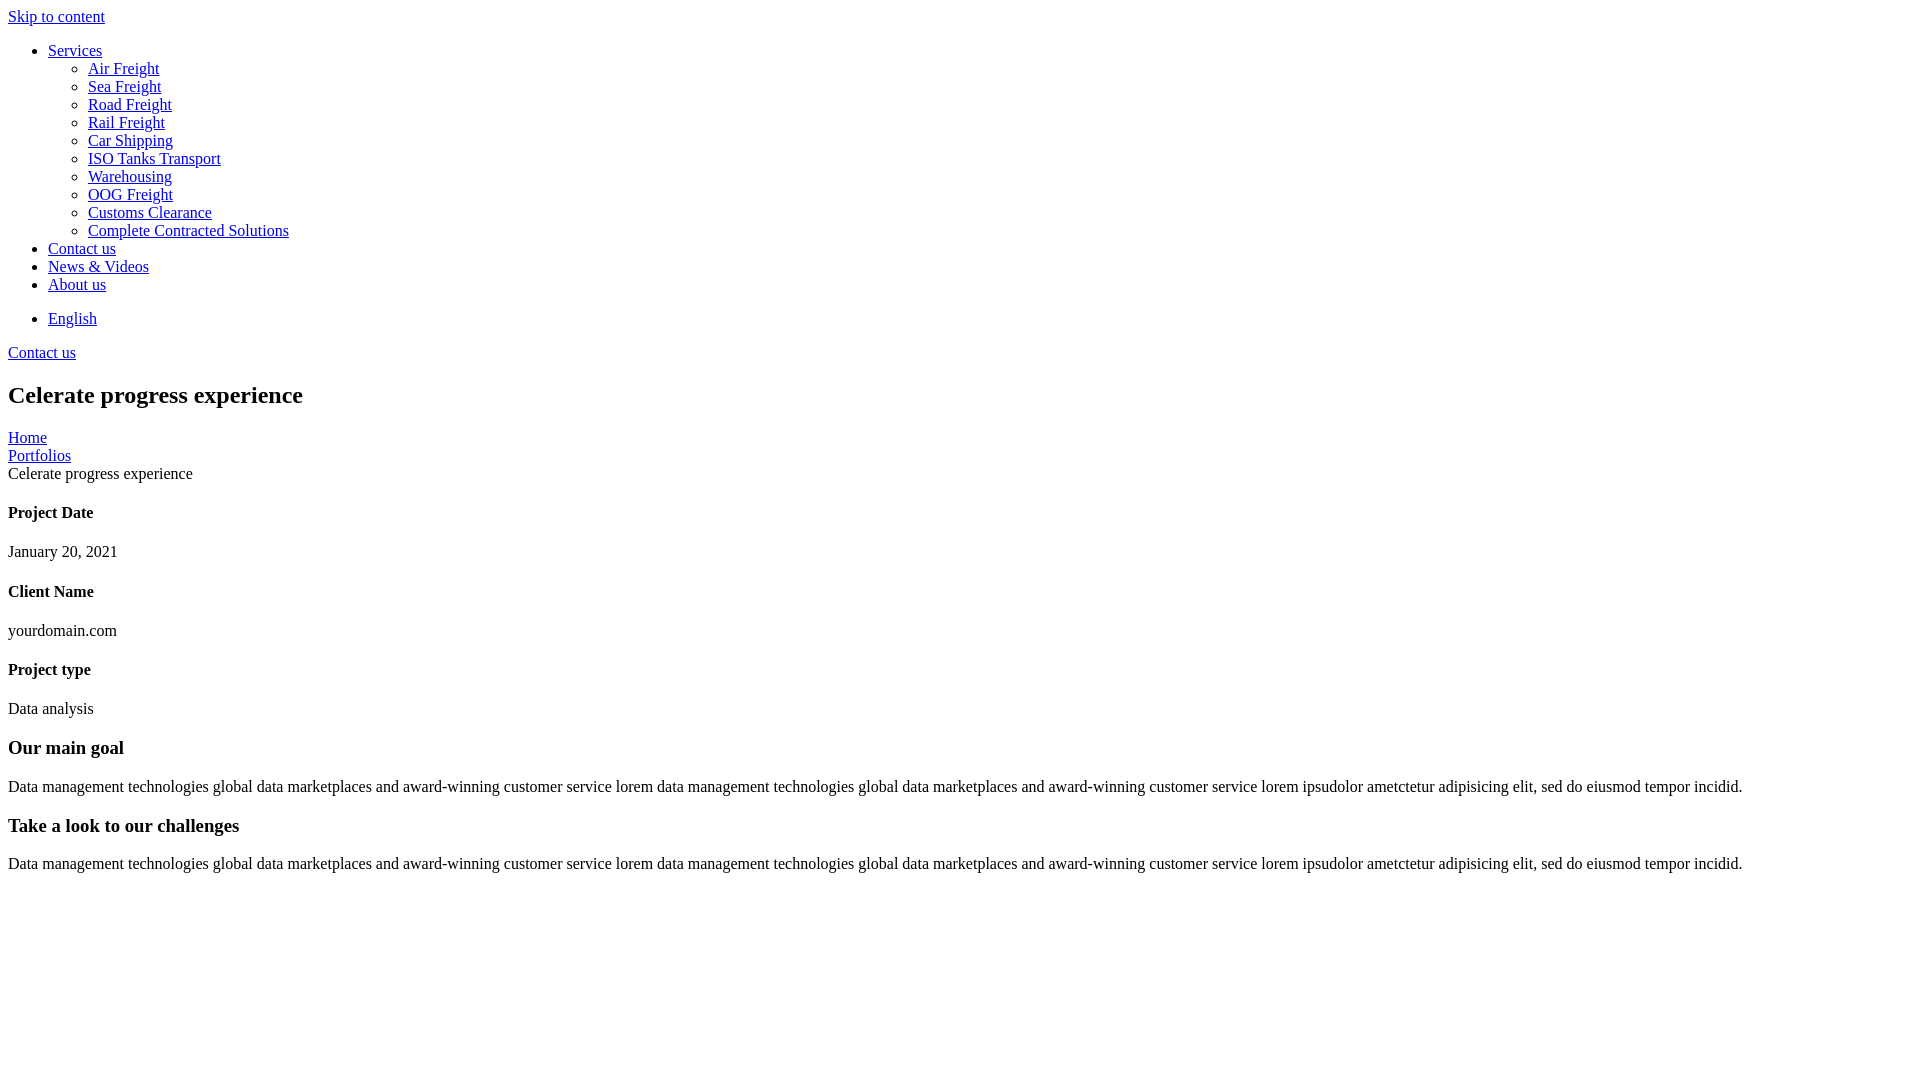 The height and width of the screenshot is (1080, 1920). Describe the element at coordinates (86, 123) in the screenshot. I see `'Rail Freight'` at that location.